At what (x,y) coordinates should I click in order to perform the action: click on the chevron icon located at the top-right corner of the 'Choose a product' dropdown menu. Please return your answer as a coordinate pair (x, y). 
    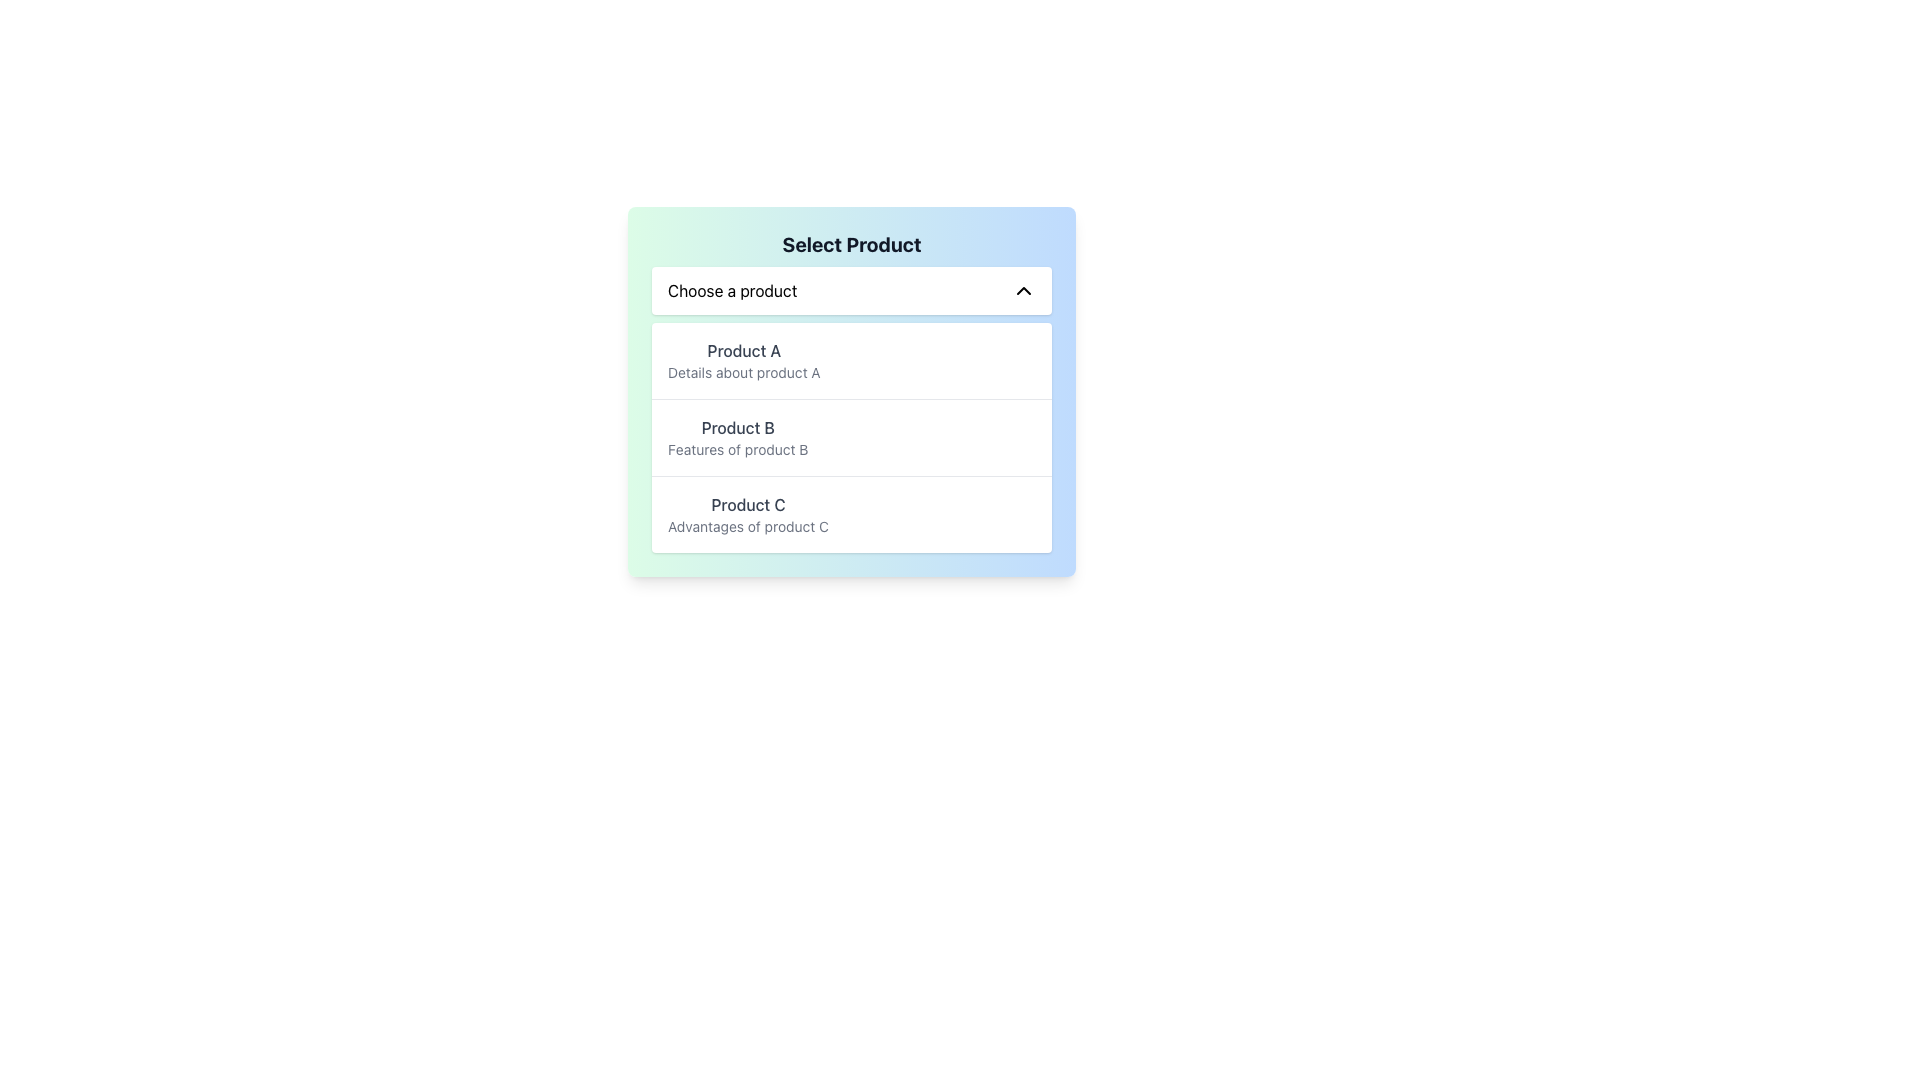
    Looking at the image, I should click on (1023, 290).